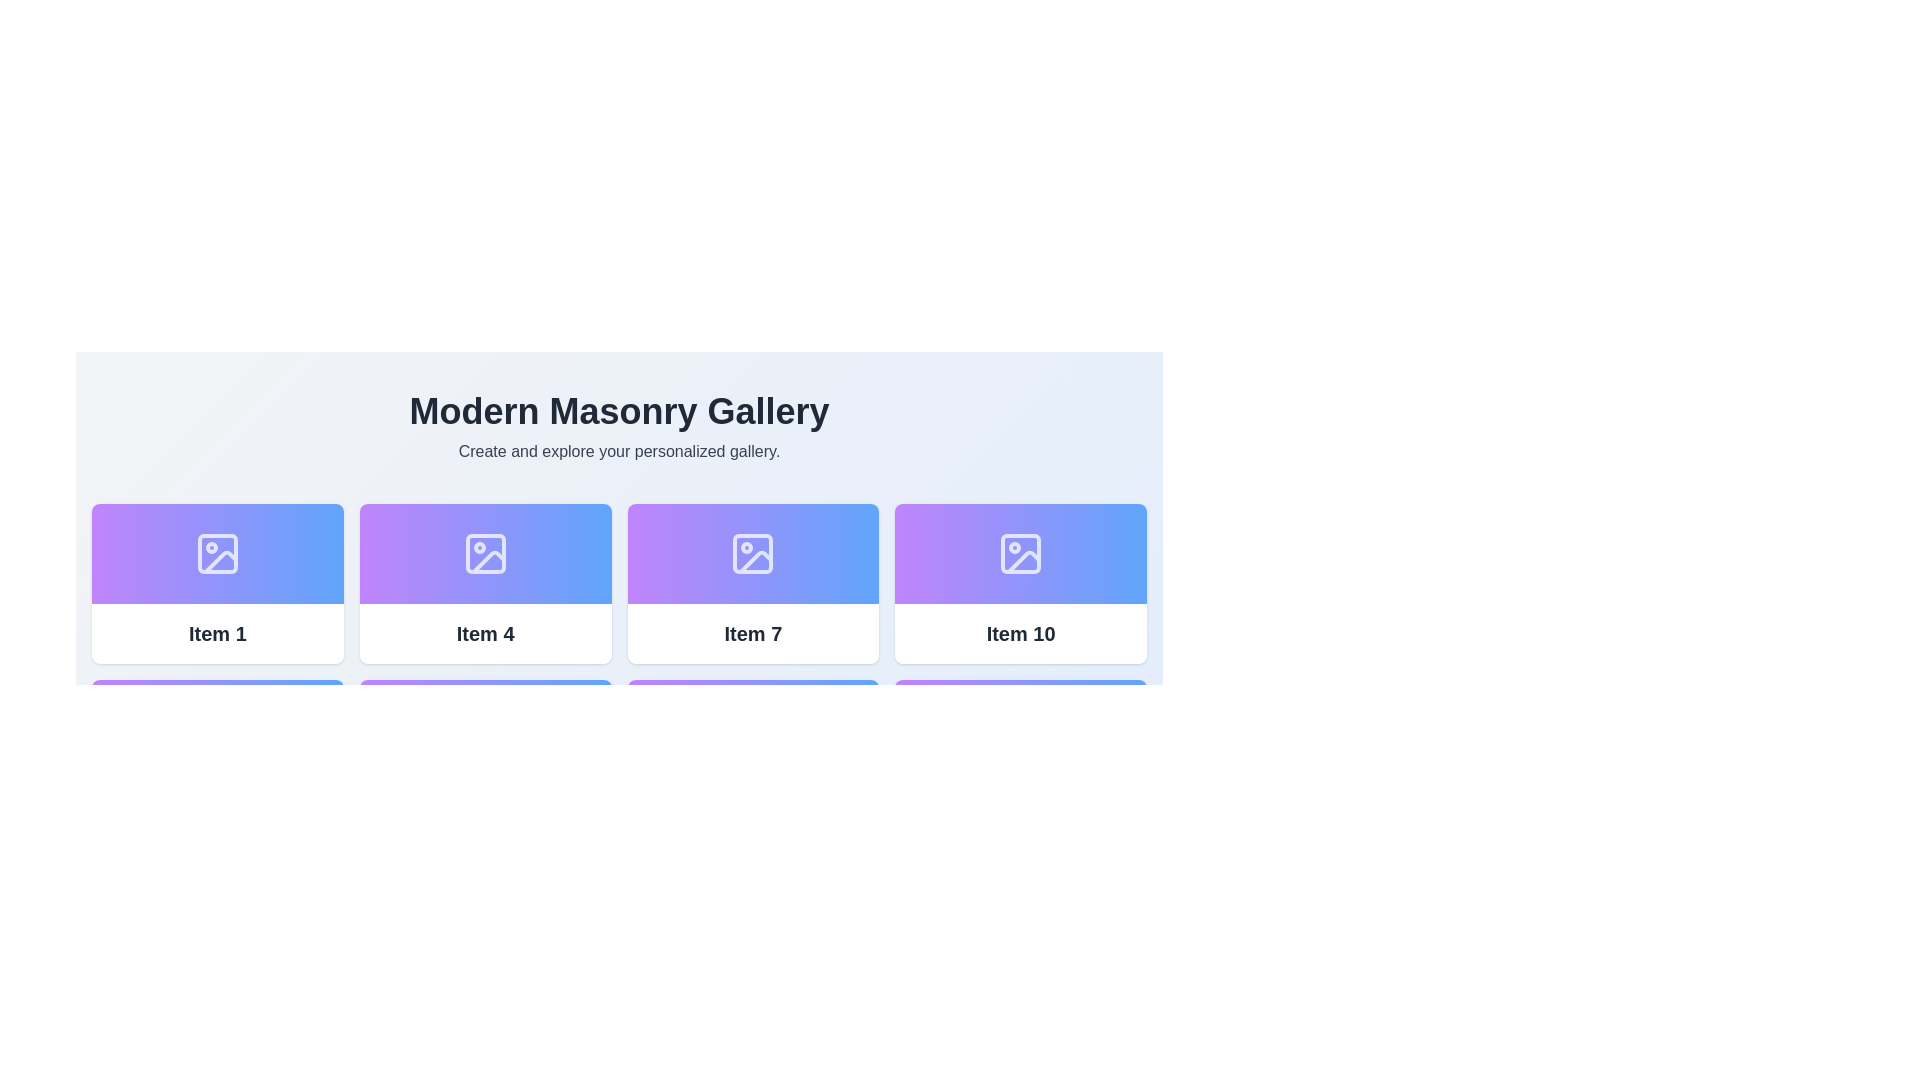 This screenshot has width=1920, height=1080. I want to click on the decorative shape within the photo icon located in the card labeled 'Item 10' in the bottom row of the gallery, so click(1021, 554).